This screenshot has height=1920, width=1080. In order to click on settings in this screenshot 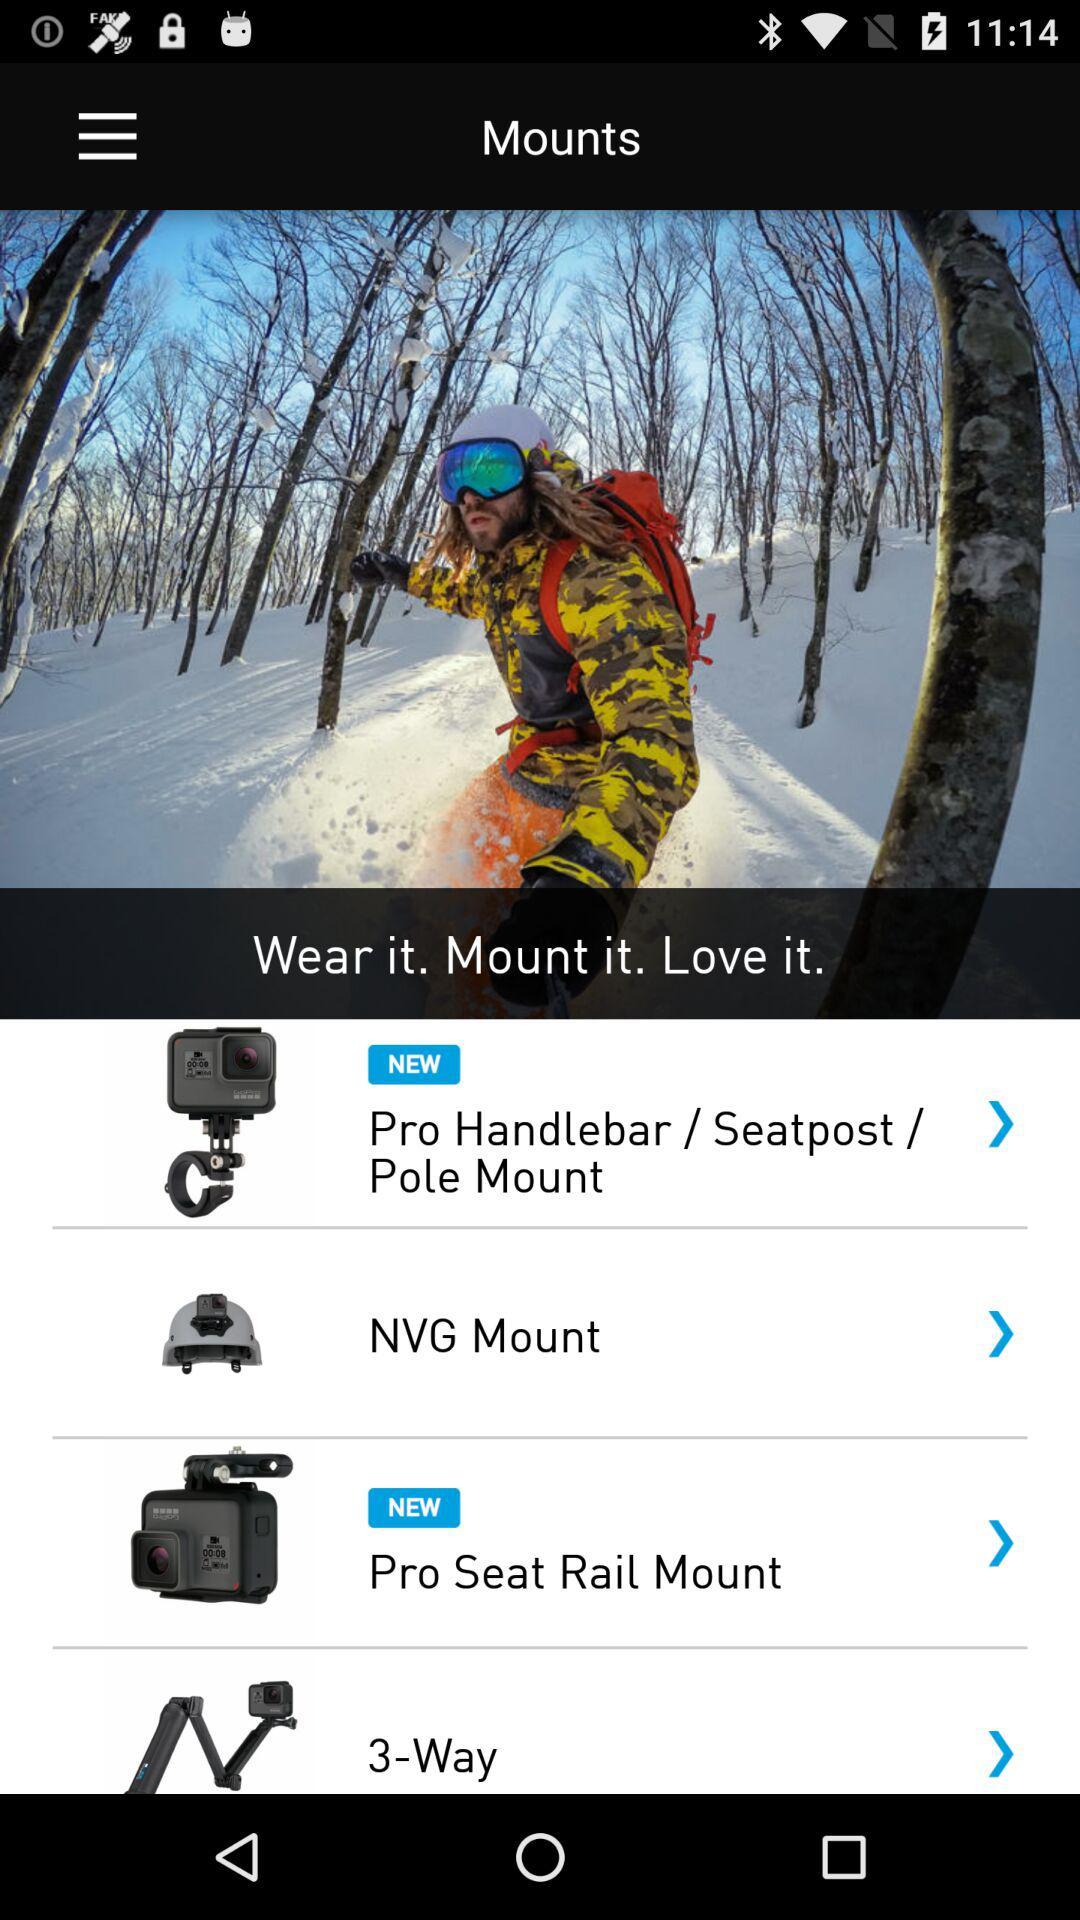, I will do `click(107, 135)`.